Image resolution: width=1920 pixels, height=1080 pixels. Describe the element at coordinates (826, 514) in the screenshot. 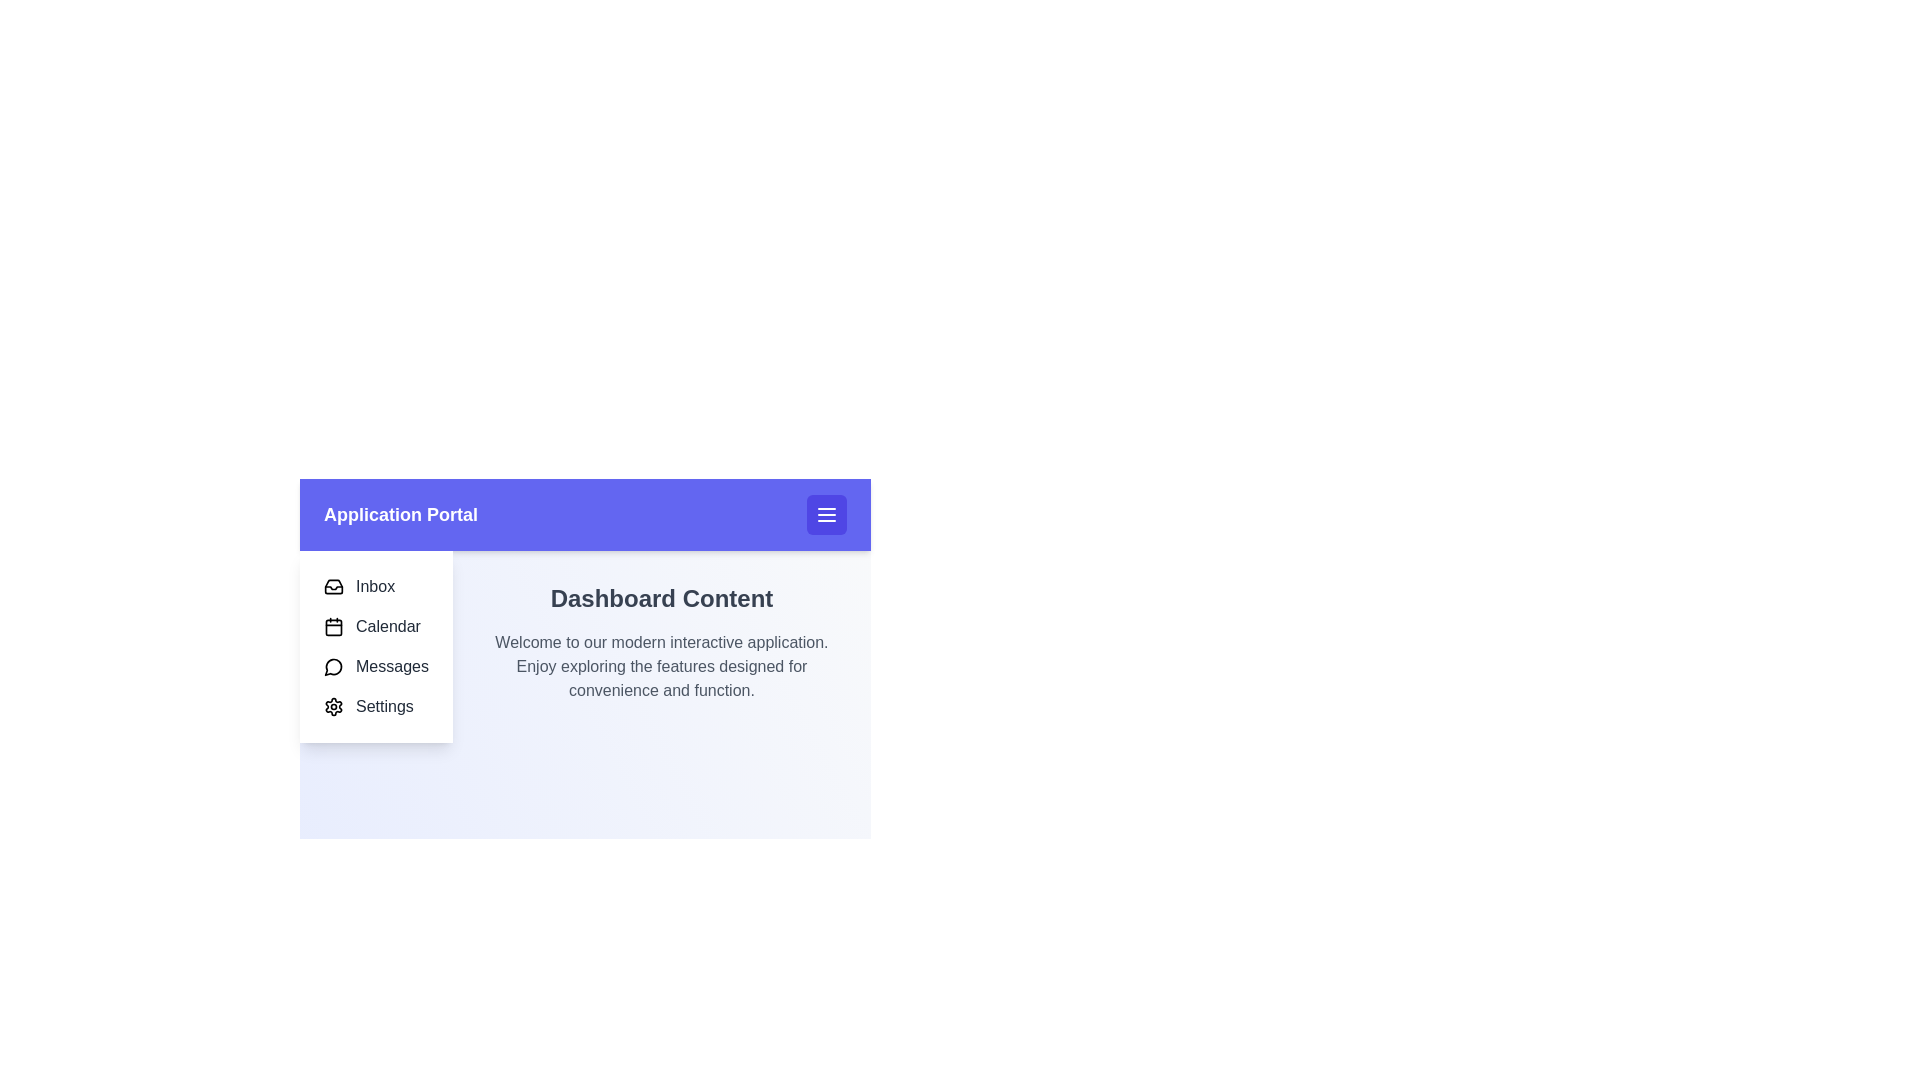

I see `the menu icon located at the top-right corner of the interface within a purple button` at that location.